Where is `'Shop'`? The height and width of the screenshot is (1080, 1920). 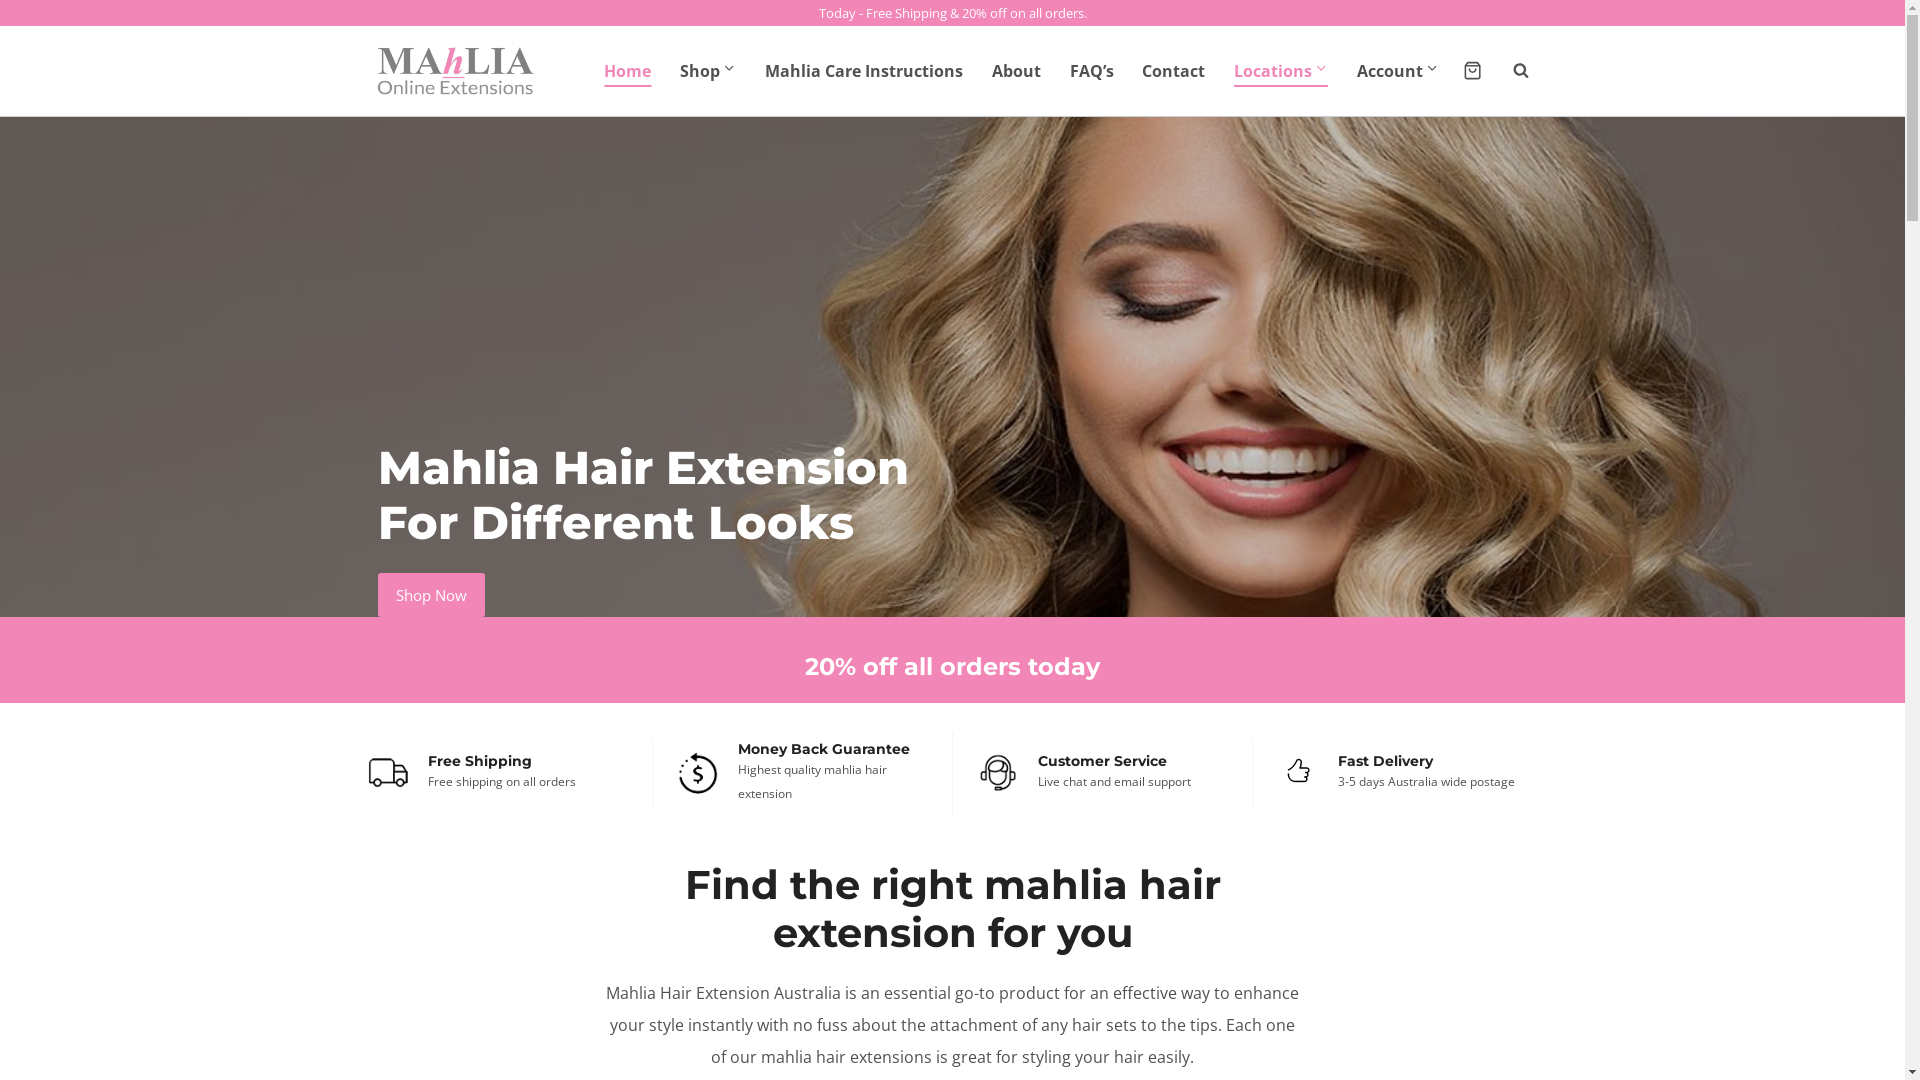 'Shop' is located at coordinates (708, 69).